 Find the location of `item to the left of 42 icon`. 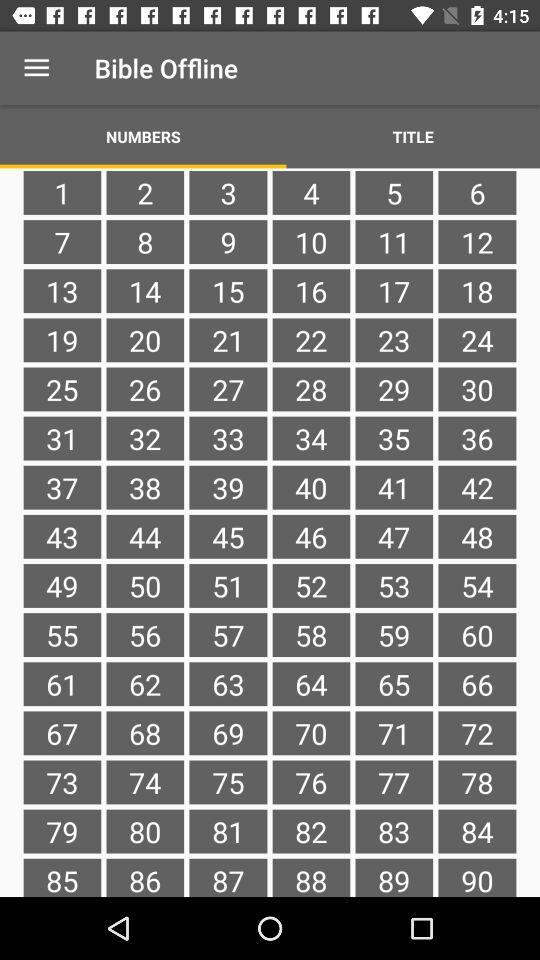

item to the left of 42 icon is located at coordinates (394, 535).